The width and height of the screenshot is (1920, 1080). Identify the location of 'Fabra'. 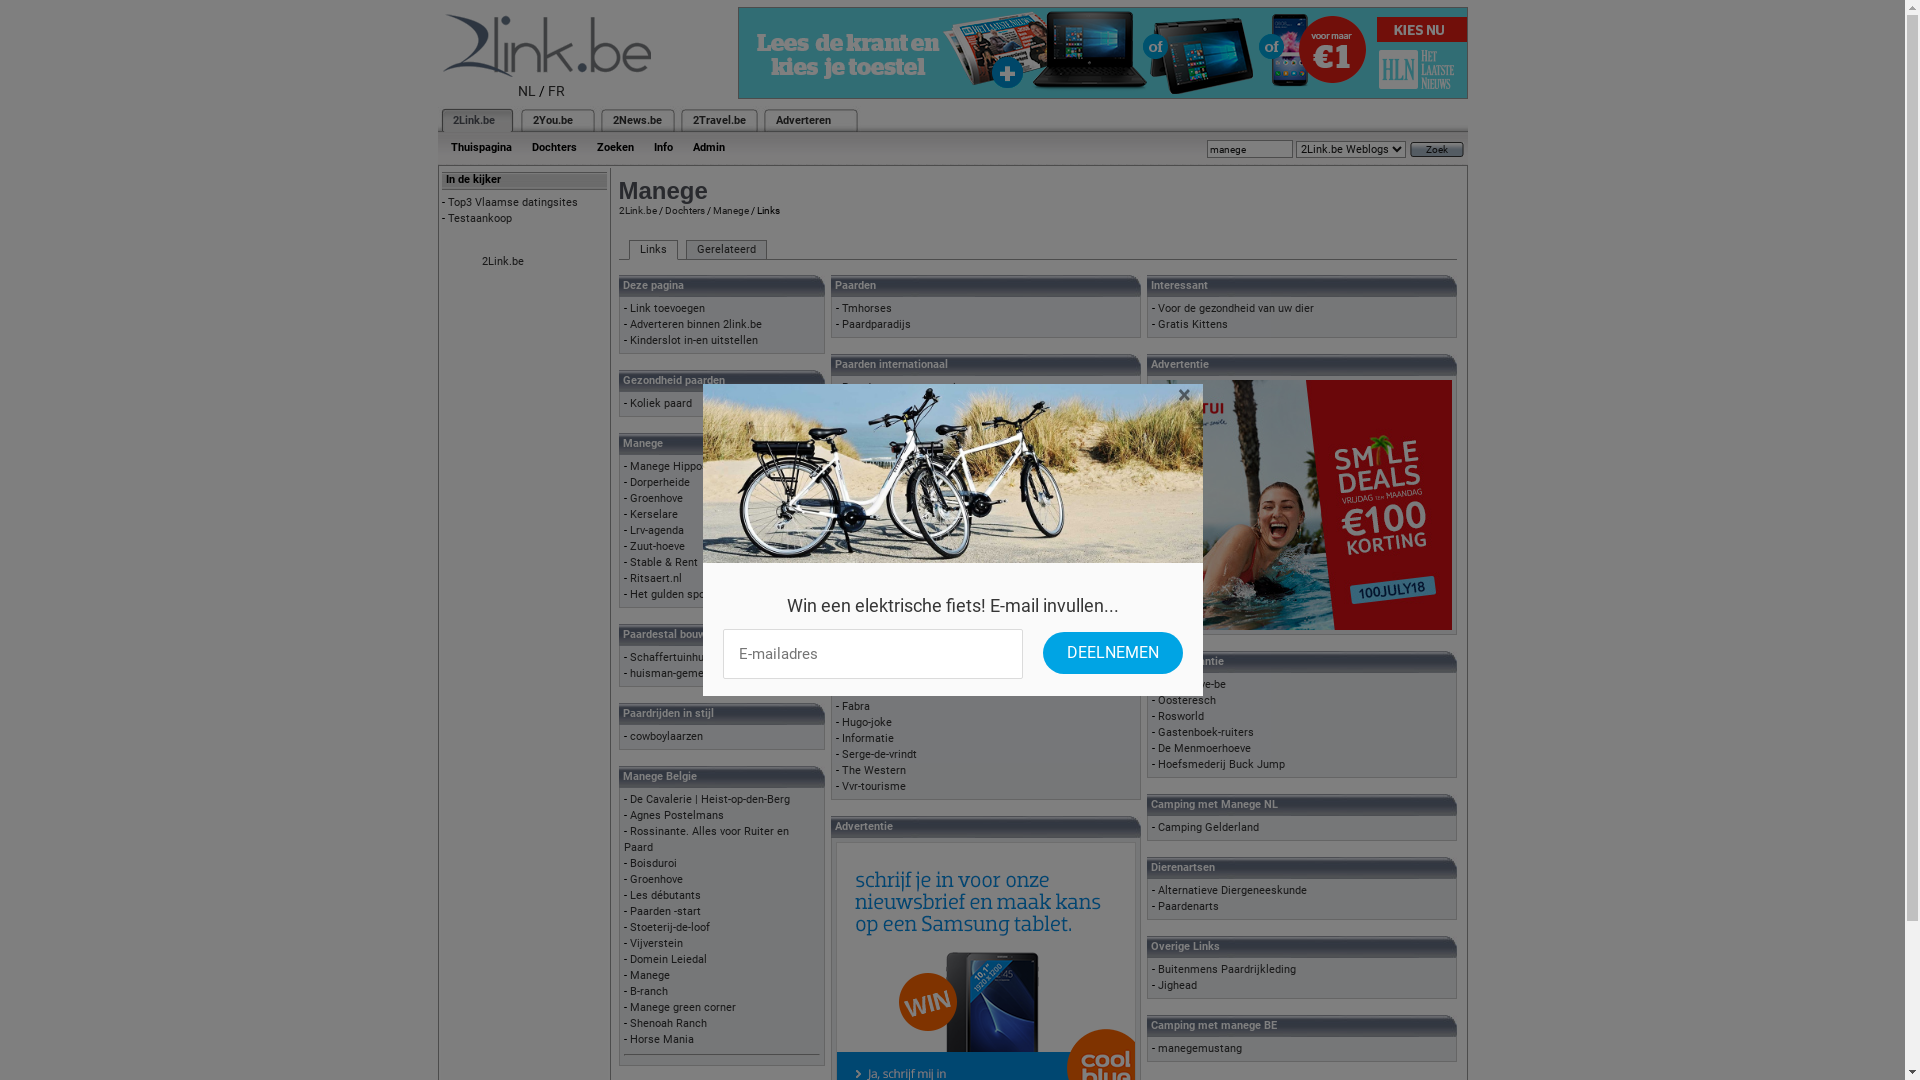
(855, 705).